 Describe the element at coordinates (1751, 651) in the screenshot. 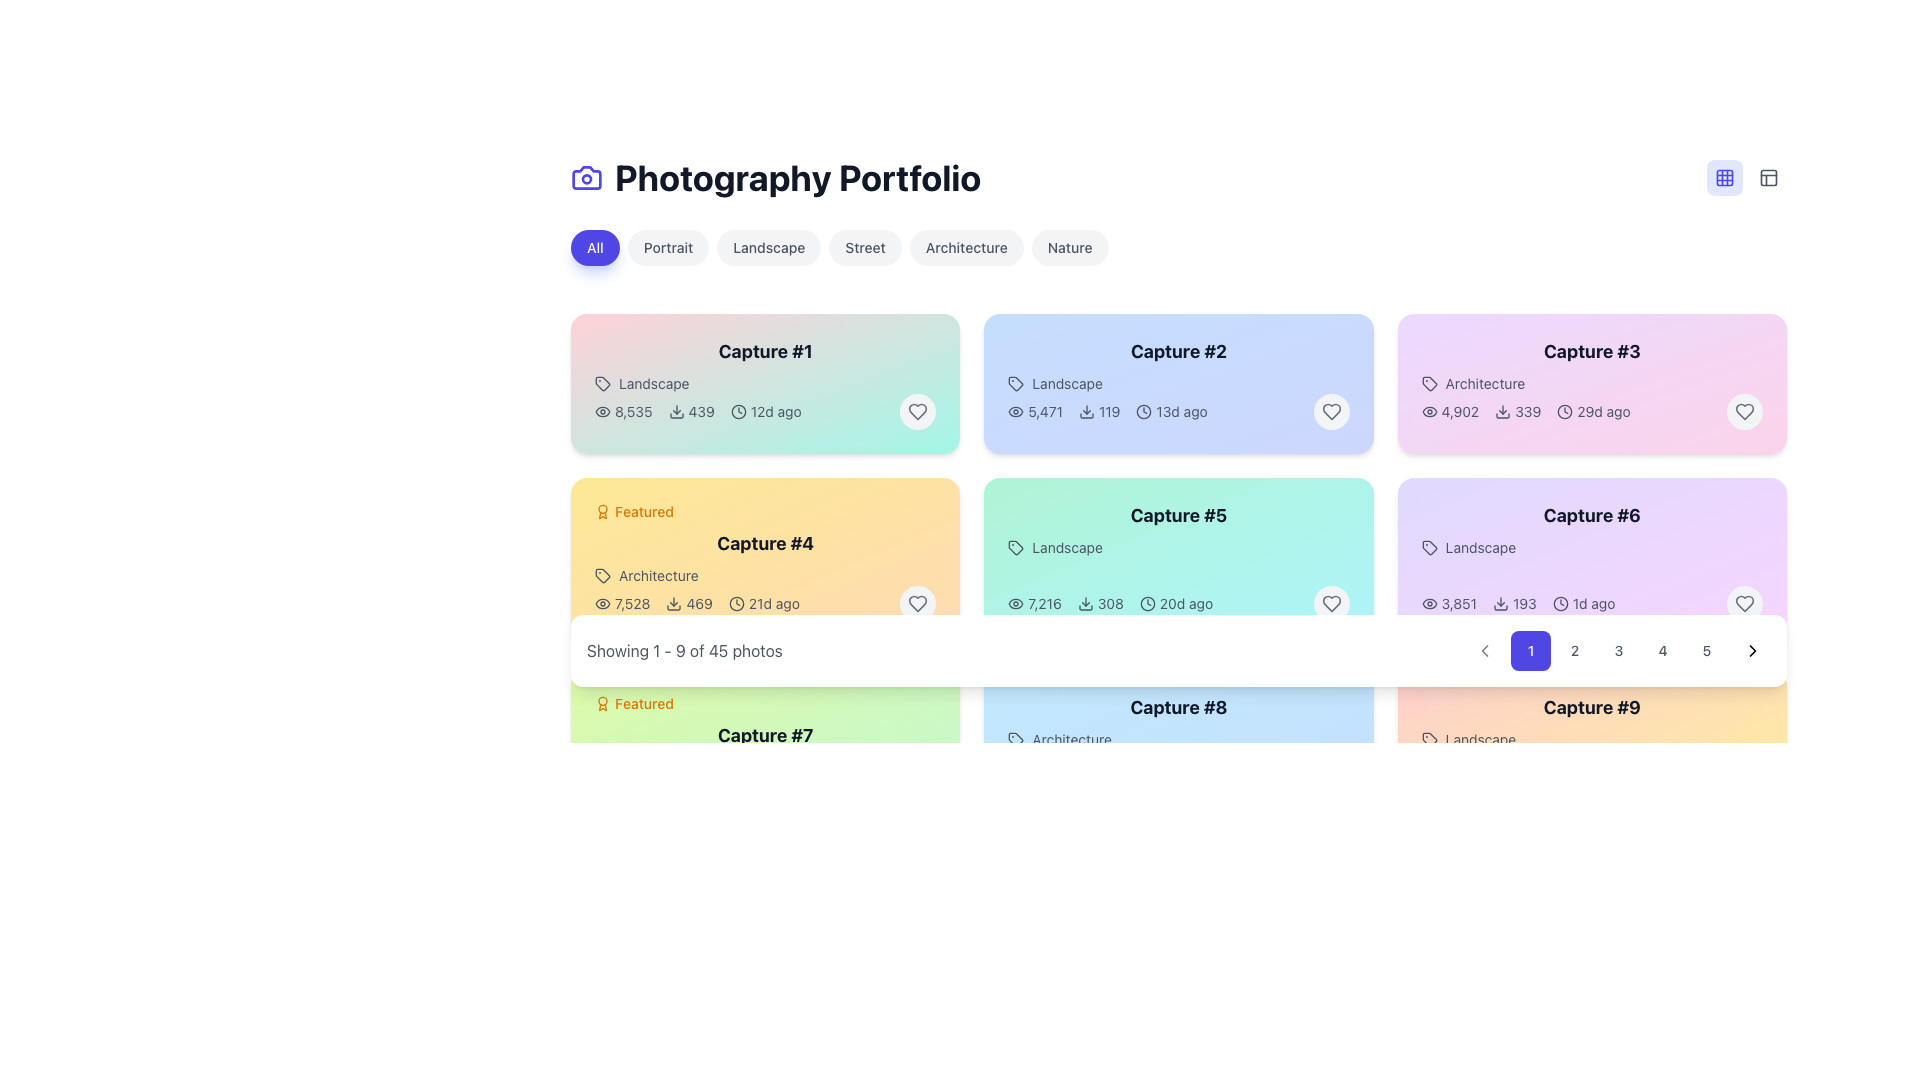

I see `the button with a chevron icon located at the farthest right position in the horizontal pagination bar` at that location.